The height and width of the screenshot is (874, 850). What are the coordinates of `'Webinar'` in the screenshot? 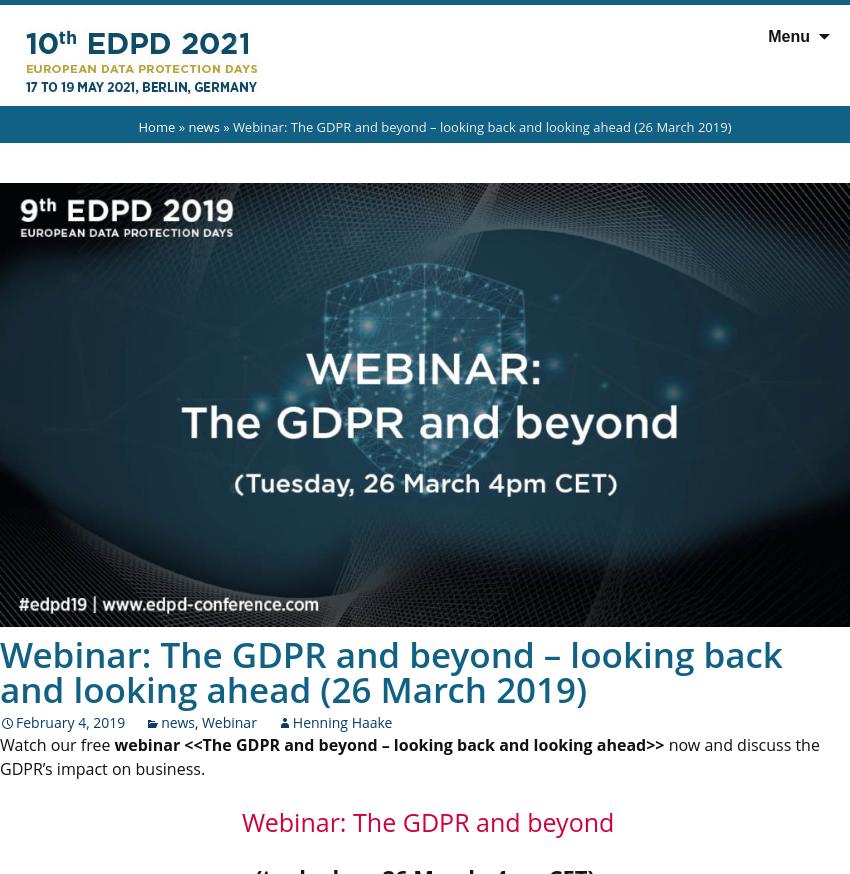 It's located at (200, 721).